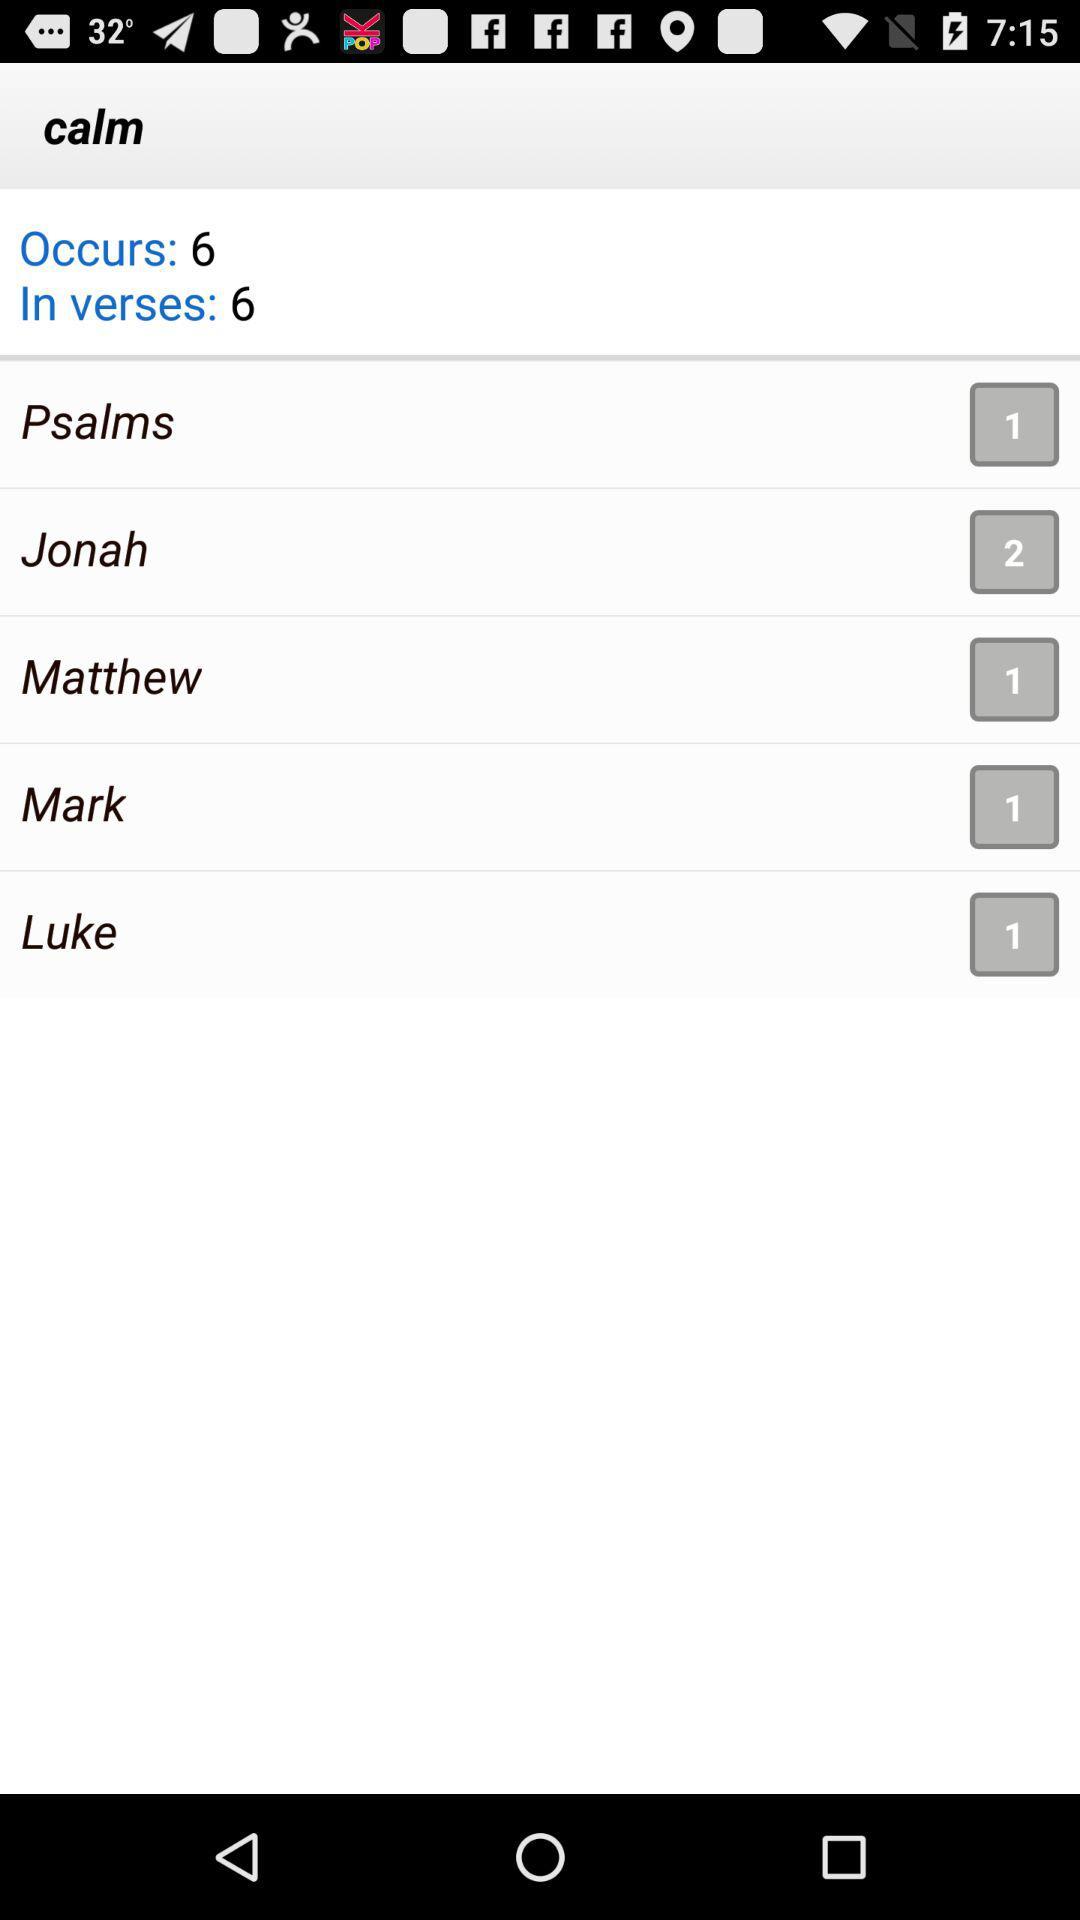 The image size is (1080, 1920). What do you see at coordinates (1014, 552) in the screenshot?
I see `2 icon` at bounding box center [1014, 552].